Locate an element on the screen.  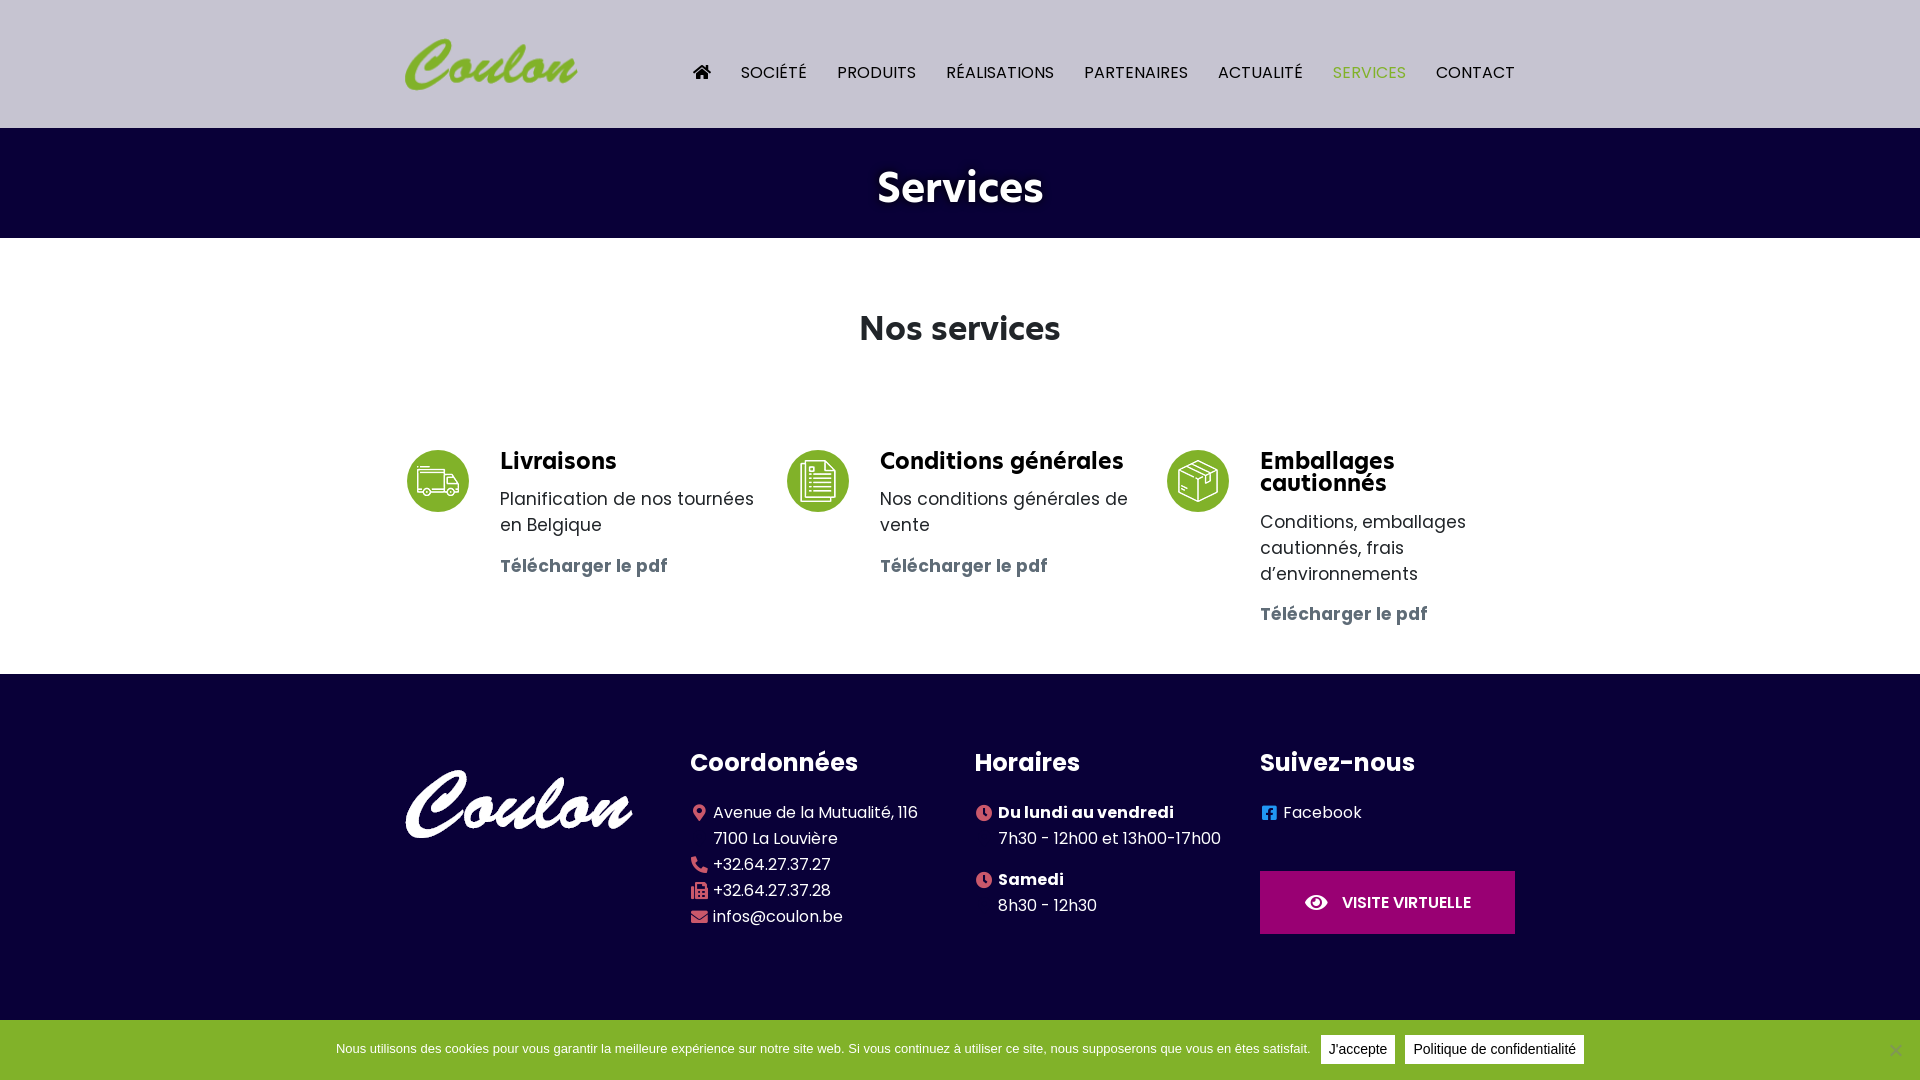
'J'accepte' is located at coordinates (1358, 1048).